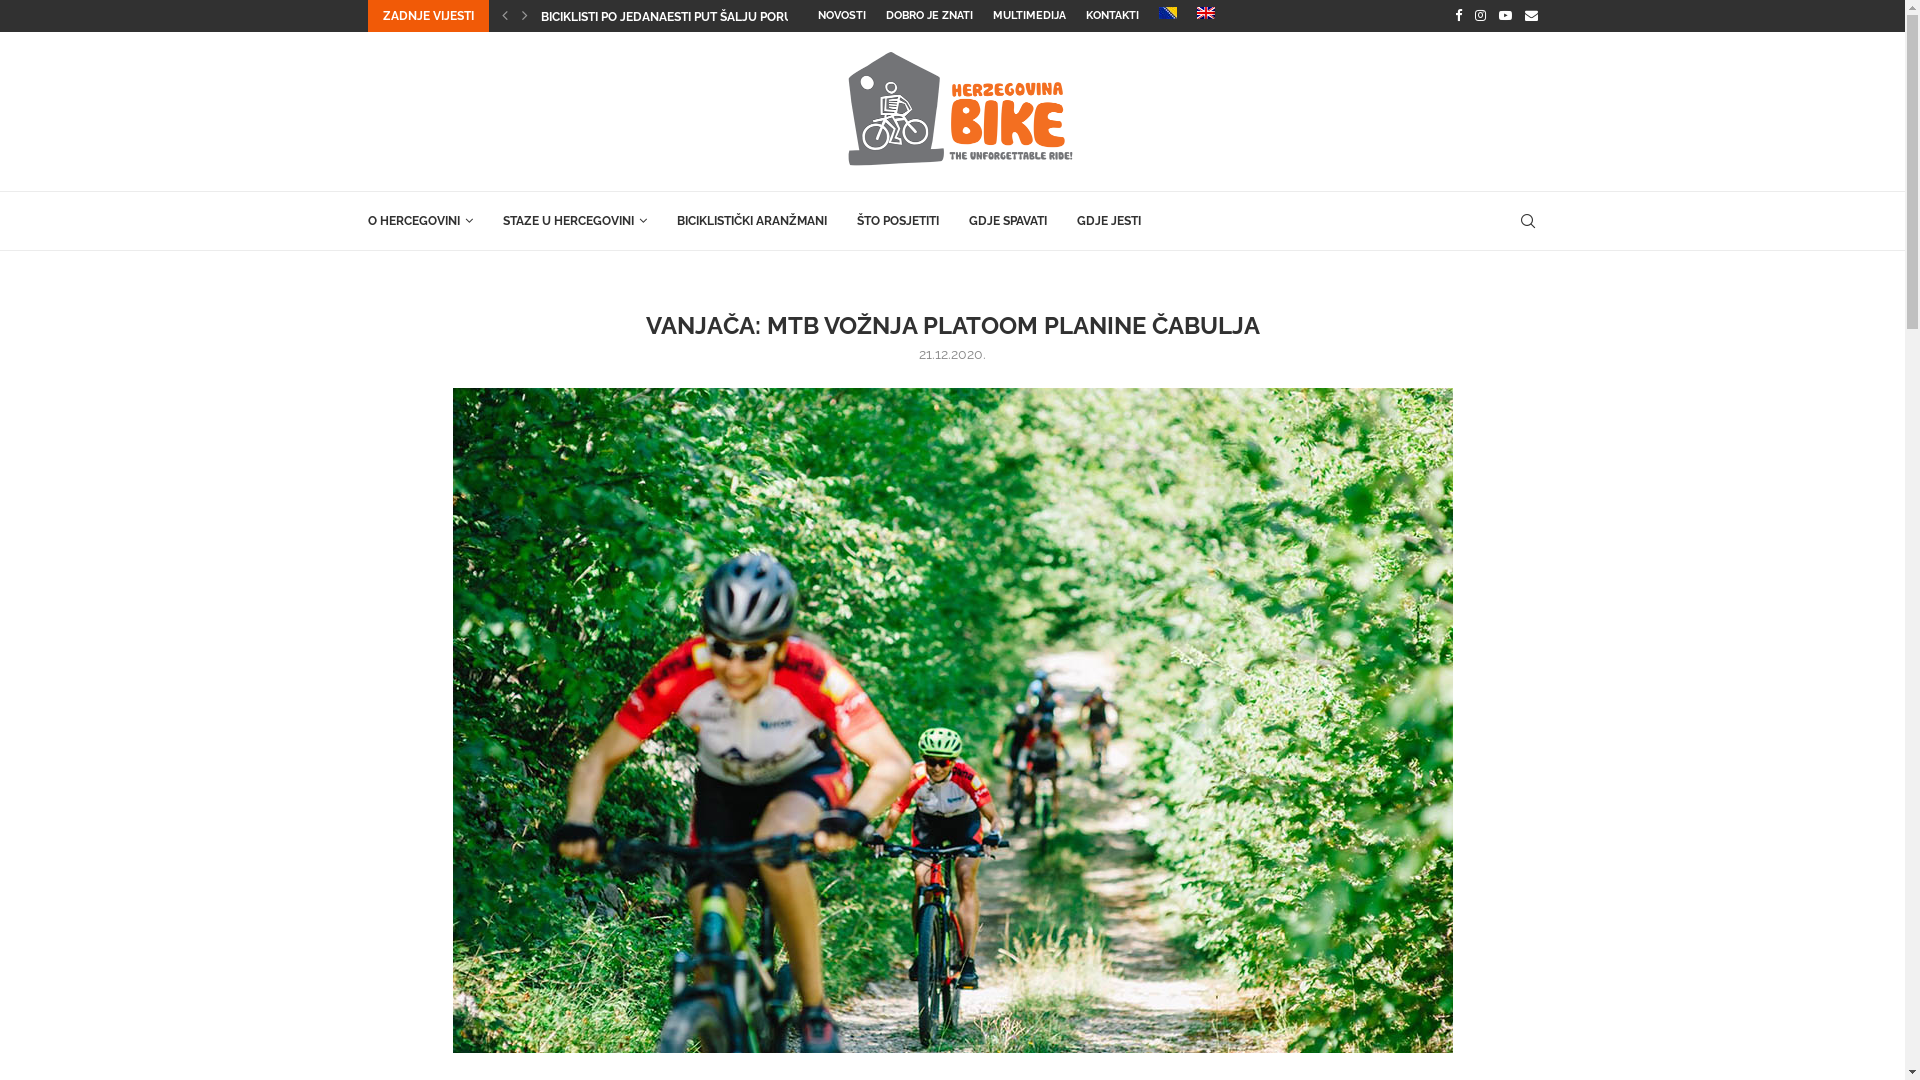  What do you see at coordinates (968, 220) in the screenshot?
I see `'GDJE SPAVATI'` at bounding box center [968, 220].